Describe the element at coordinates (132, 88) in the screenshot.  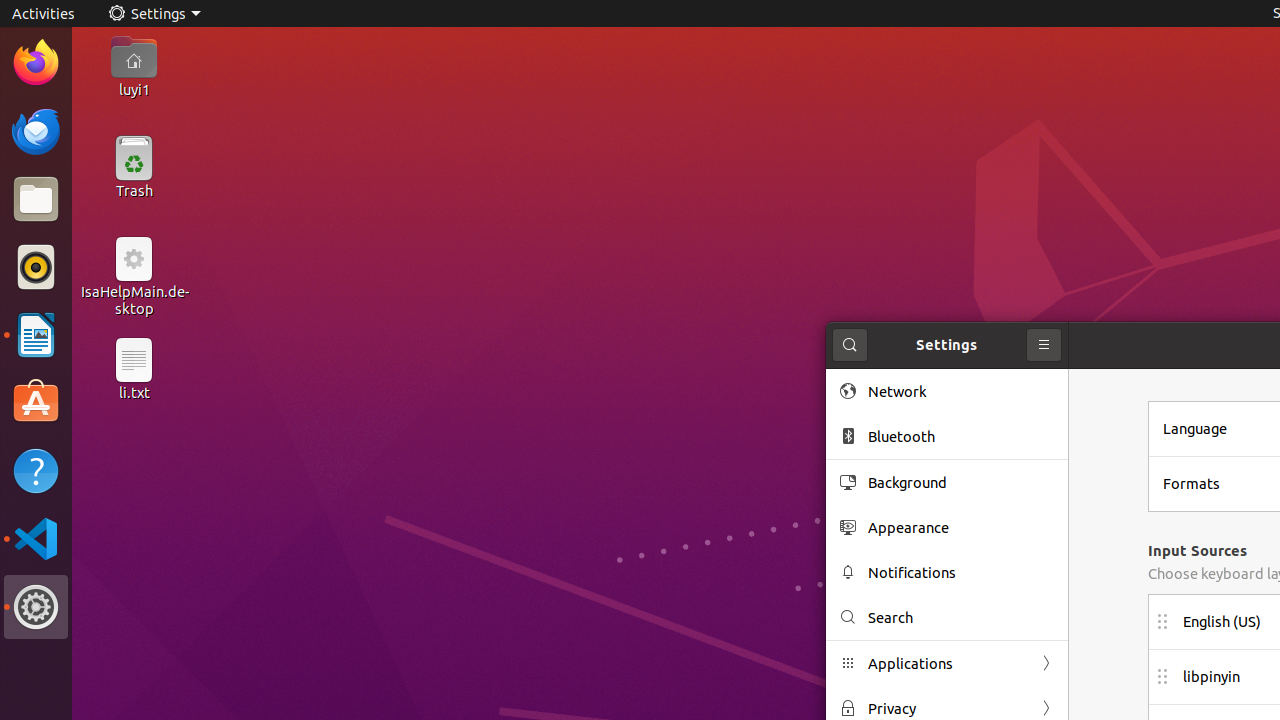
I see `'luyi1'` at that location.